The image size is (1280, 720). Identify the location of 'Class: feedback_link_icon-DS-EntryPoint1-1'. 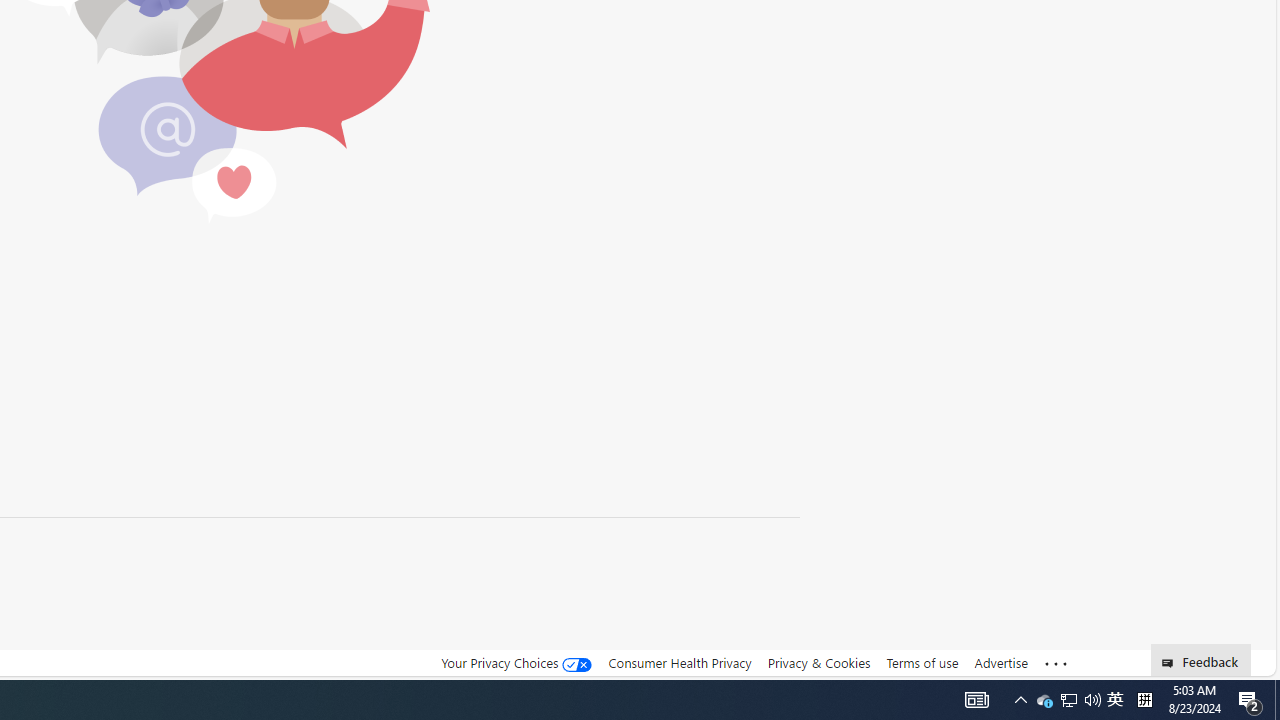
(1171, 663).